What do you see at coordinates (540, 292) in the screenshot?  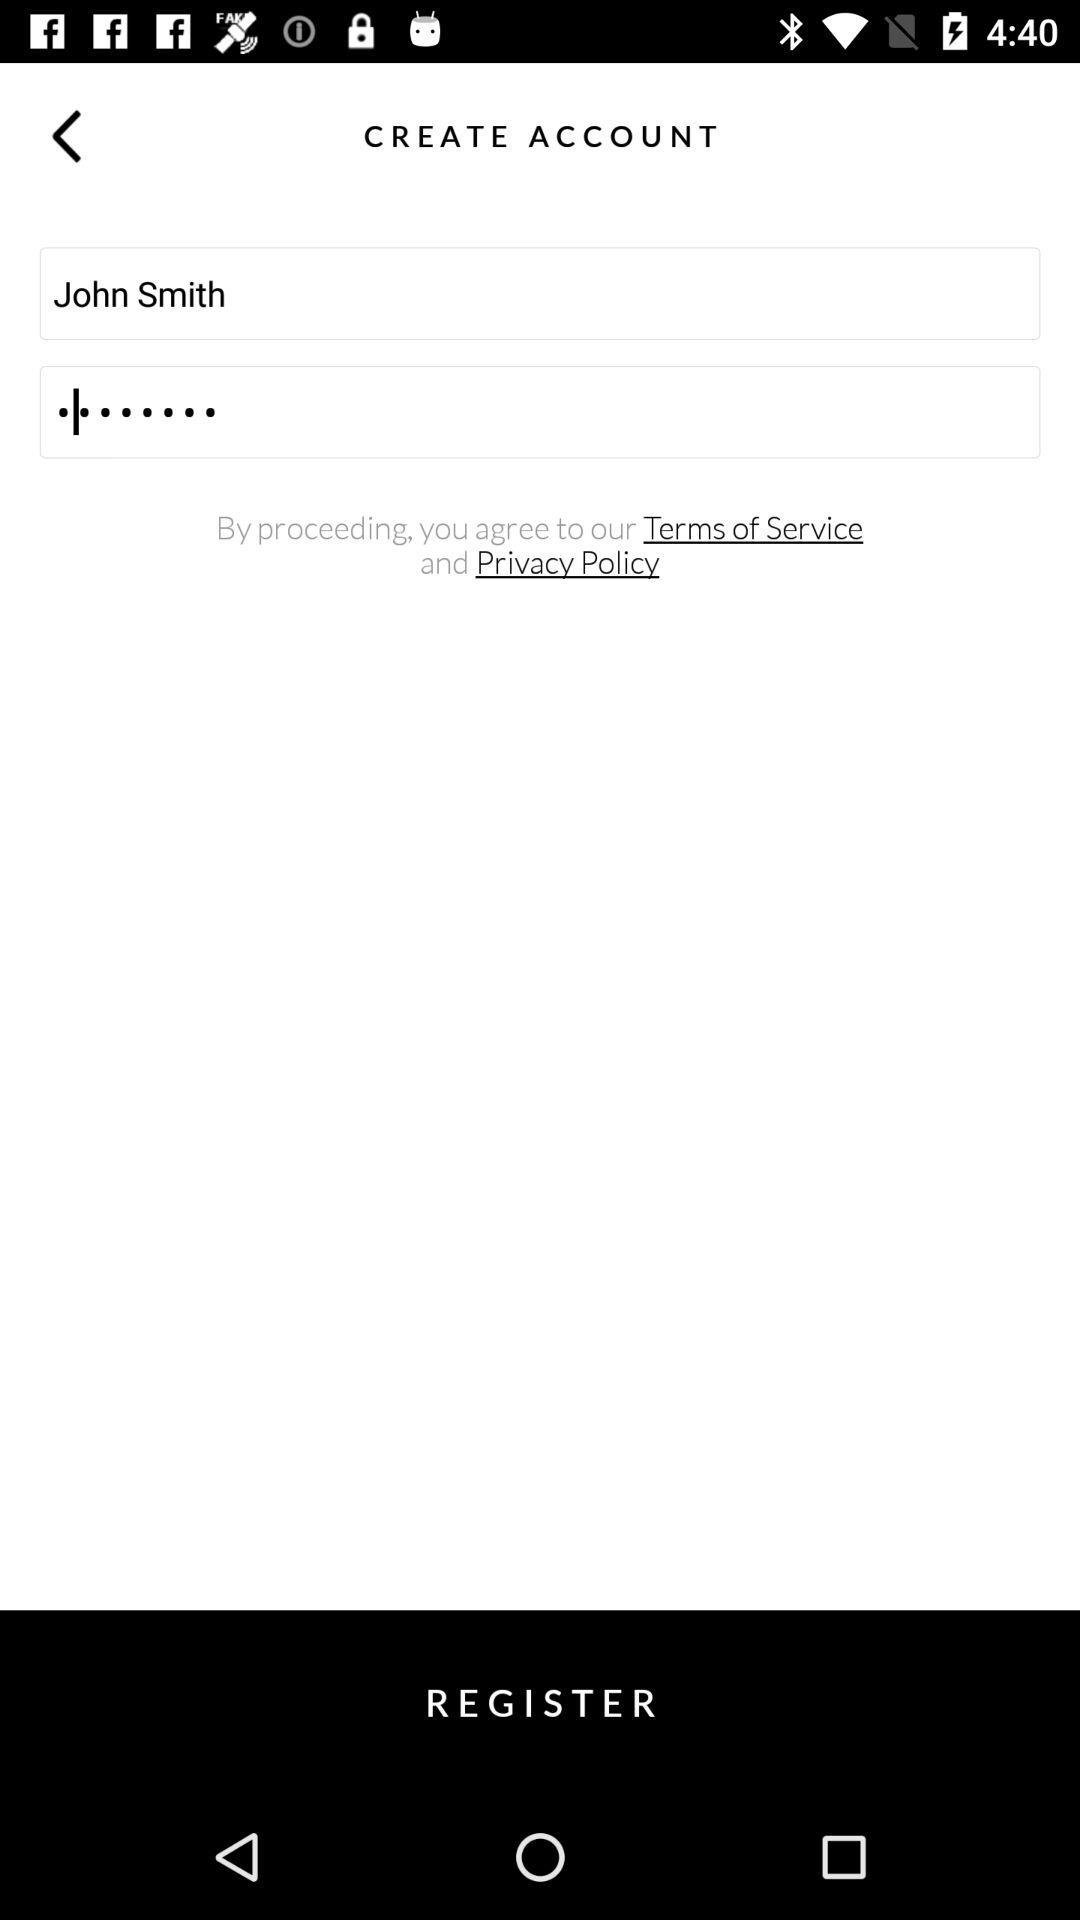 I see `the icon above the crod3116` at bounding box center [540, 292].